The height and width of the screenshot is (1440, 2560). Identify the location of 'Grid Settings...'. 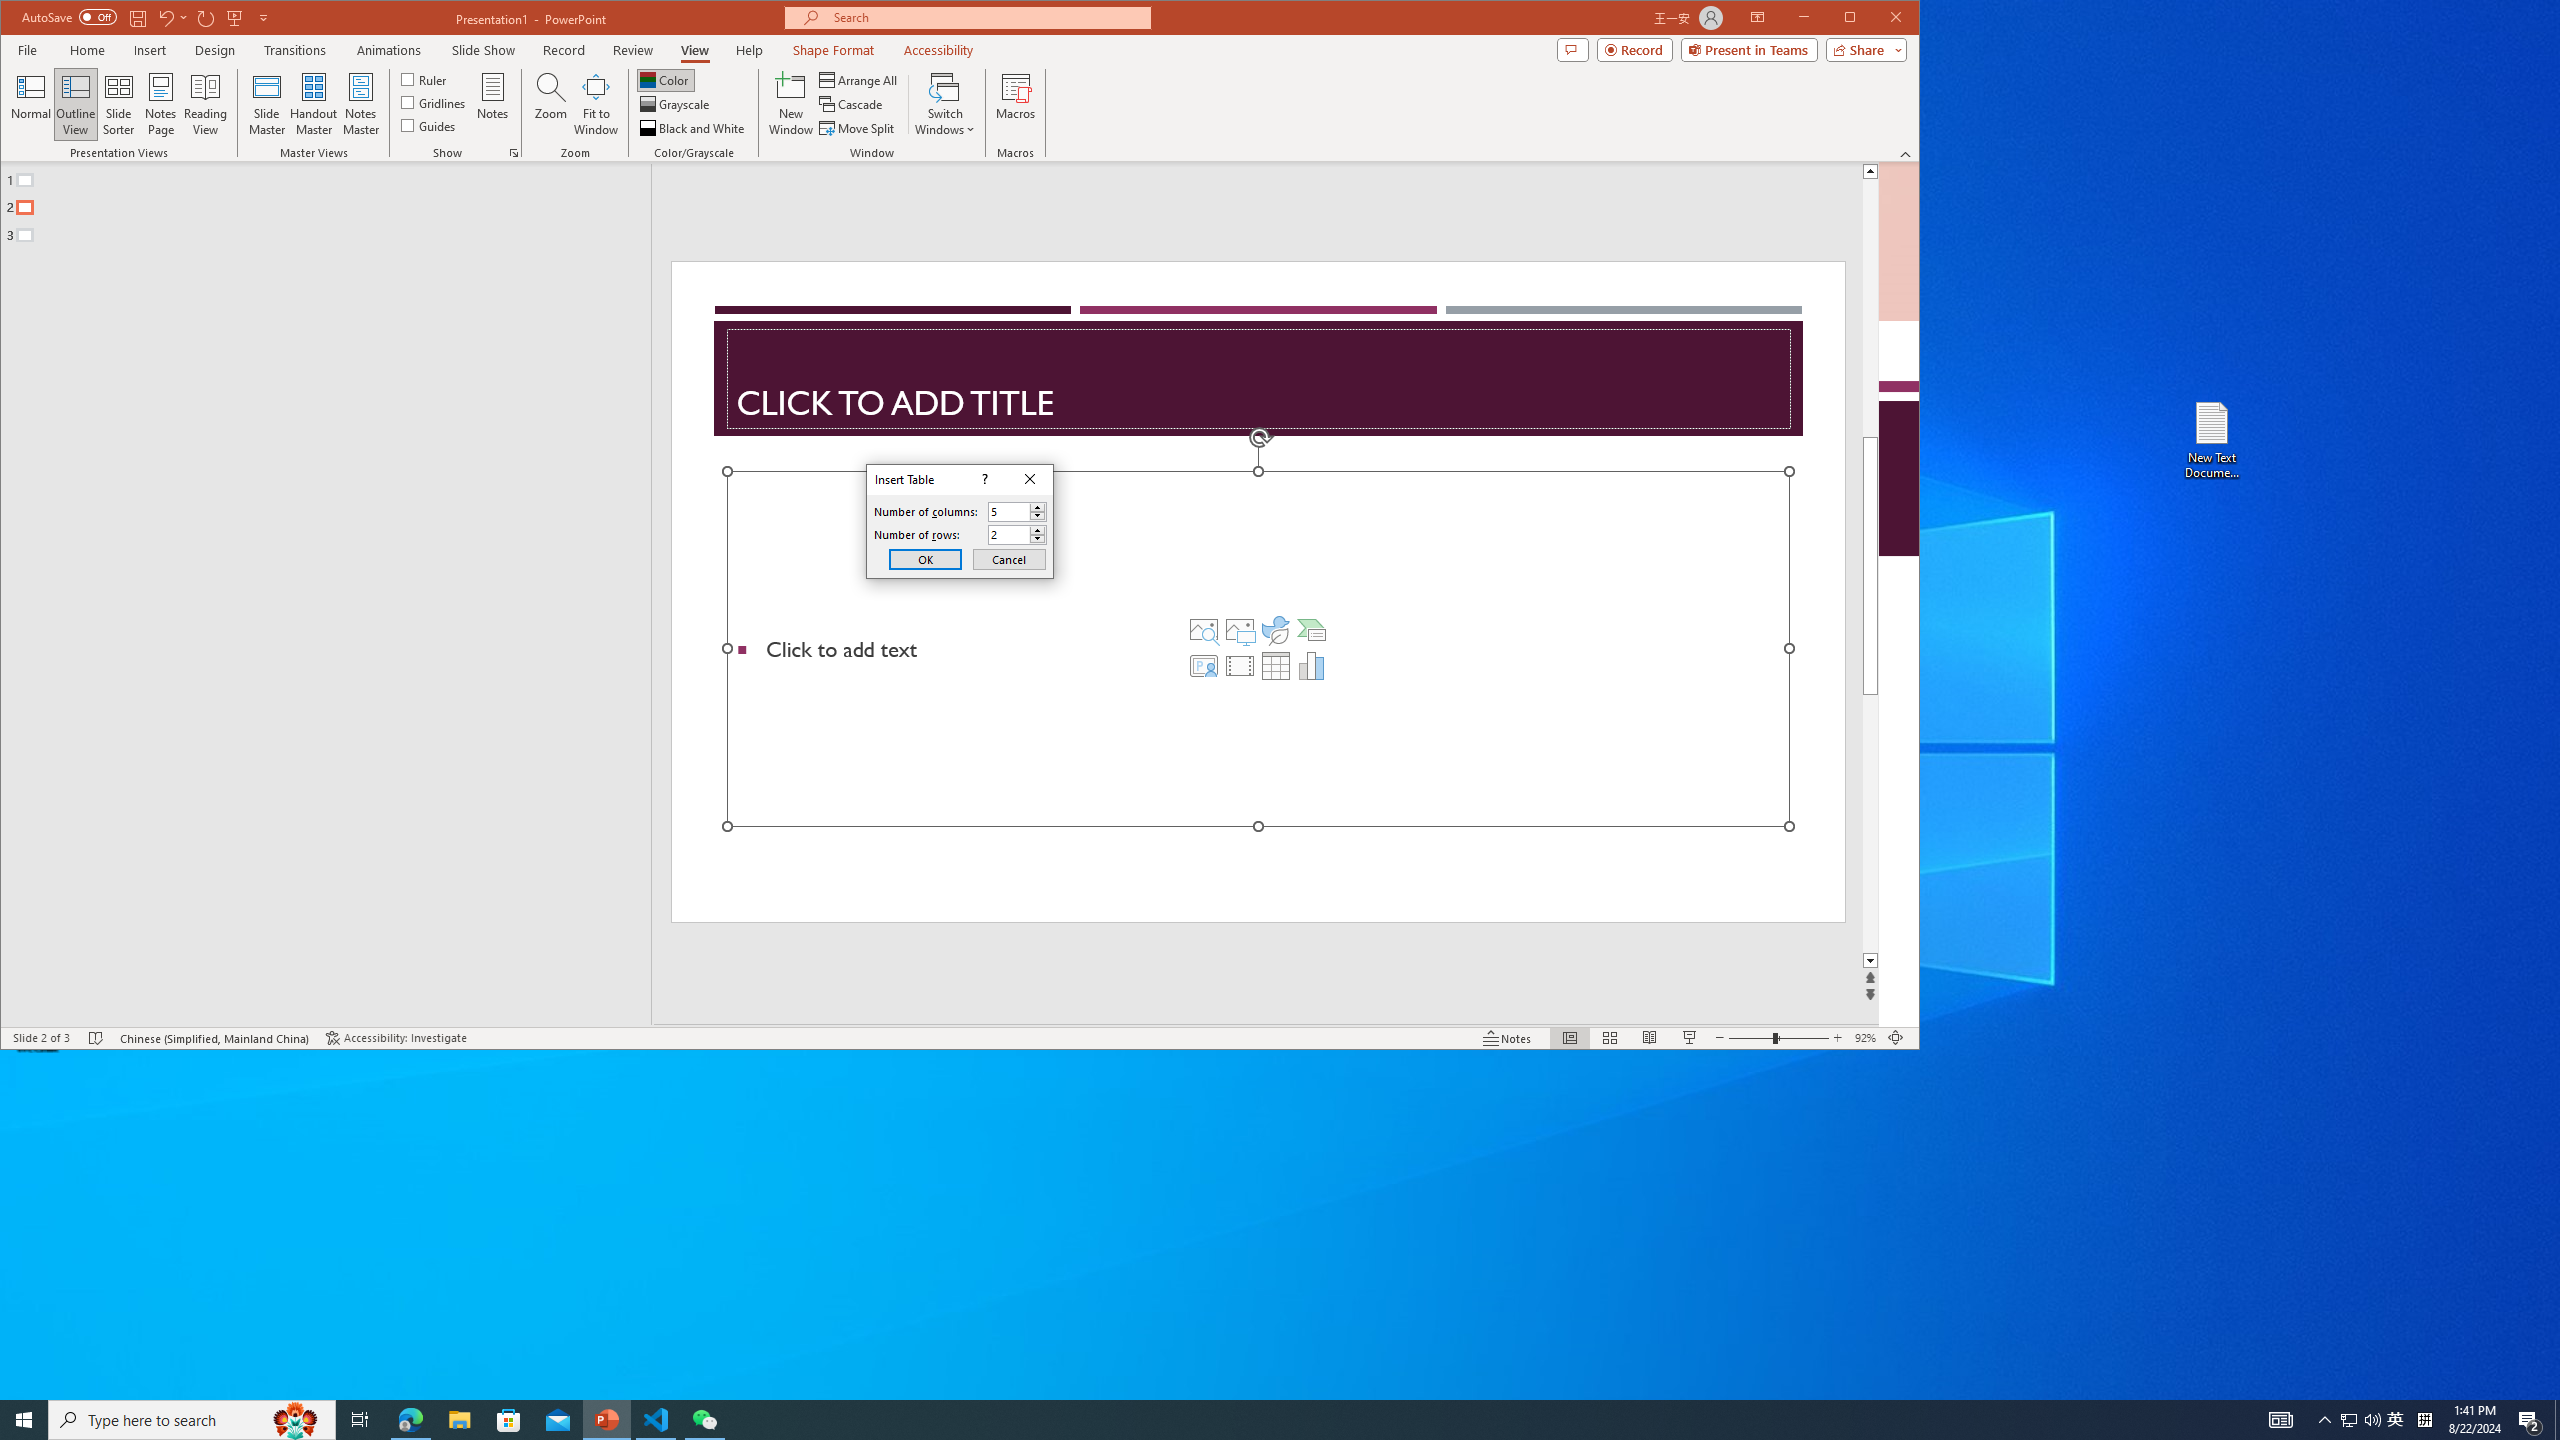
(513, 153).